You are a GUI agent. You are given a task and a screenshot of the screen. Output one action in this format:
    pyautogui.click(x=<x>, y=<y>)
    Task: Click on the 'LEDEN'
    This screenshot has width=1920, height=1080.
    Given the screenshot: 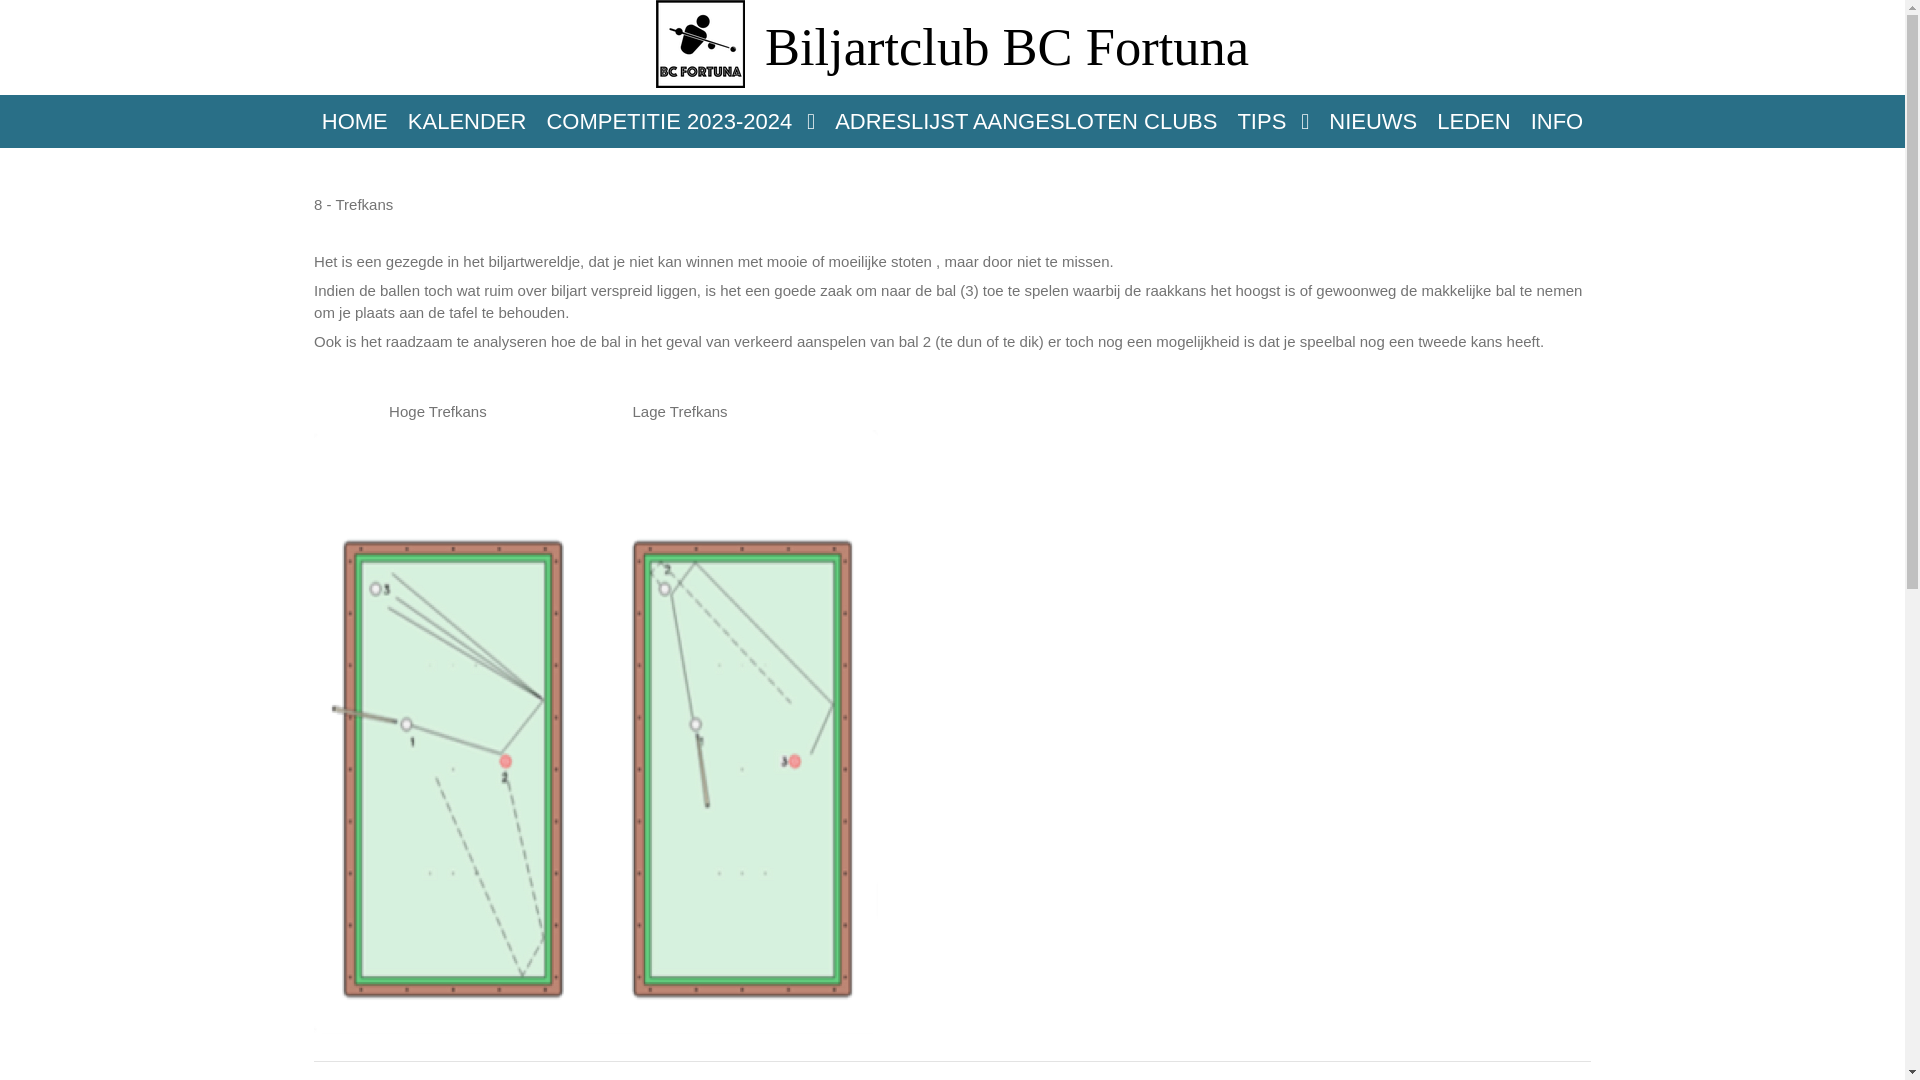 What is the action you would take?
    pyautogui.click(x=1473, y=120)
    